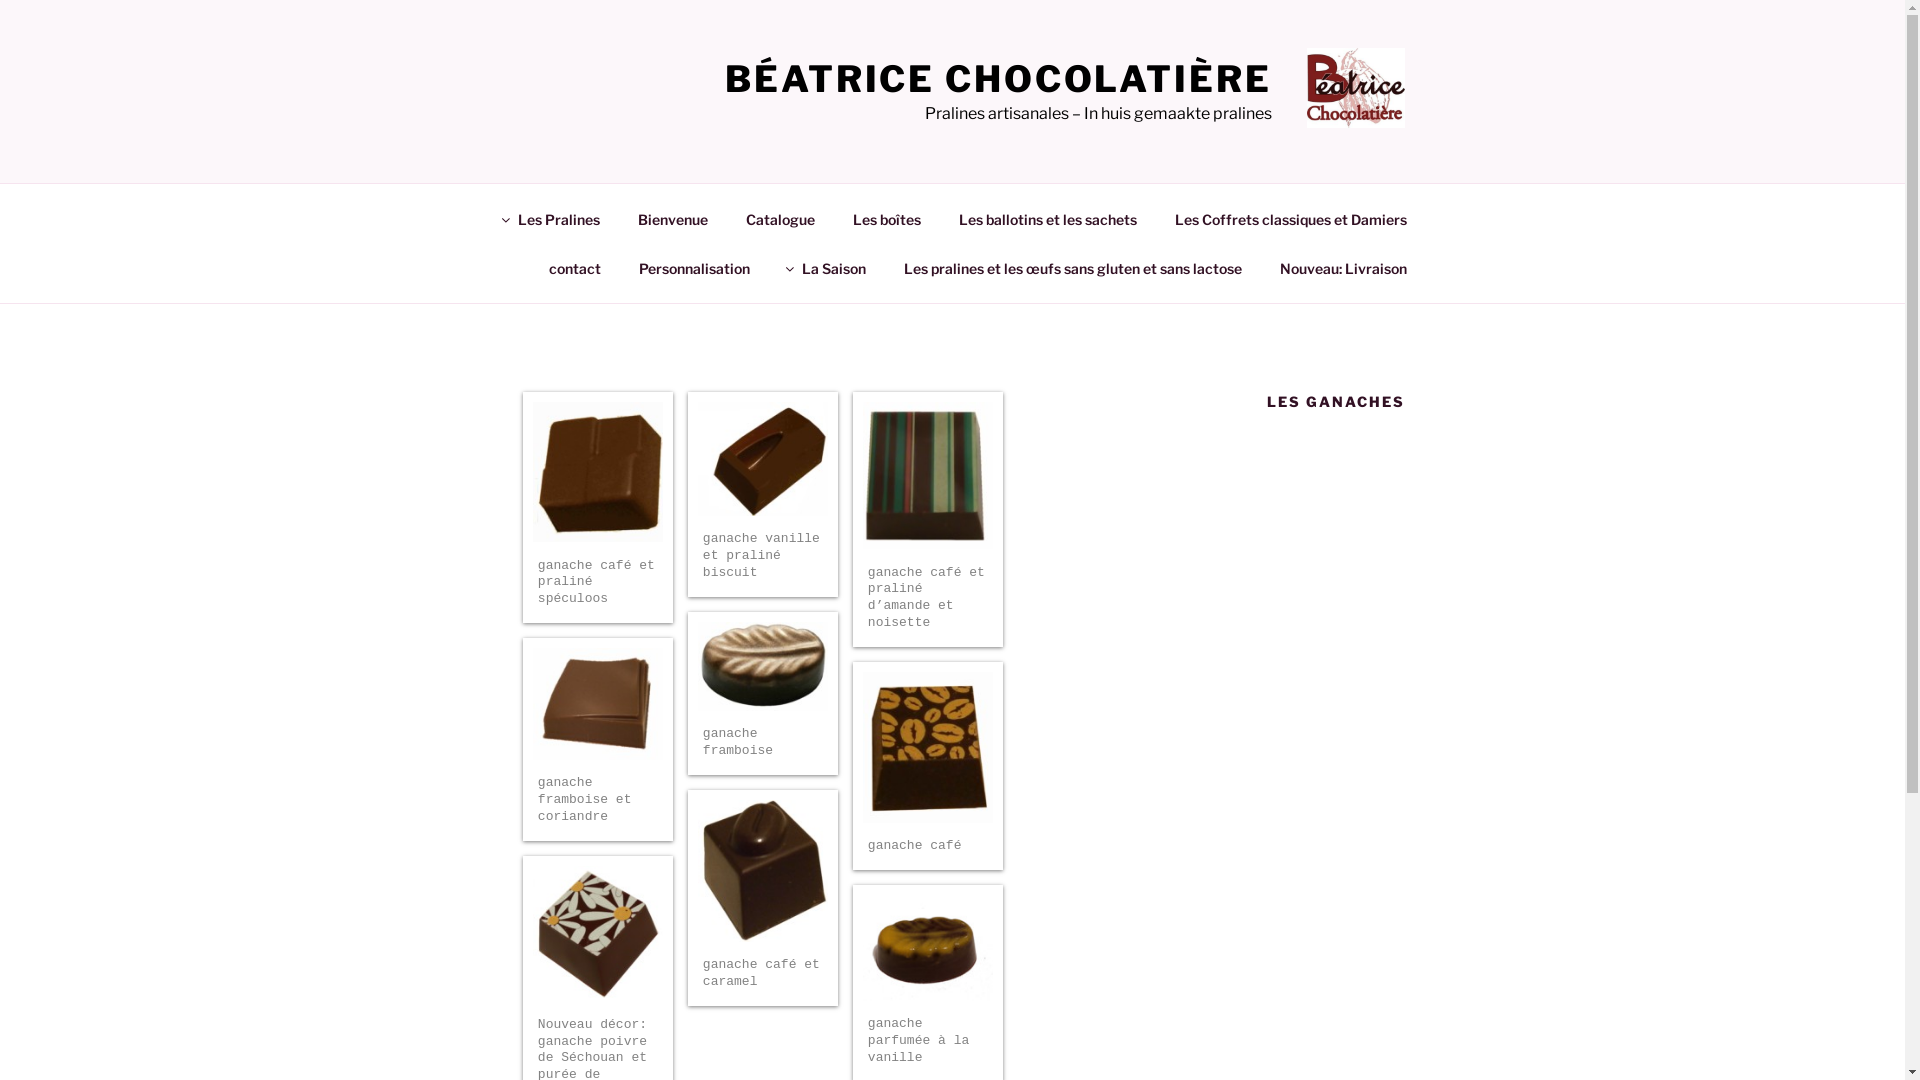 This screenshot has width=1920, height=1080. What do you see at coordinates (621, 267) in the screenshot?
I see `'Personnalisation'` at bounding box center [621, 267].